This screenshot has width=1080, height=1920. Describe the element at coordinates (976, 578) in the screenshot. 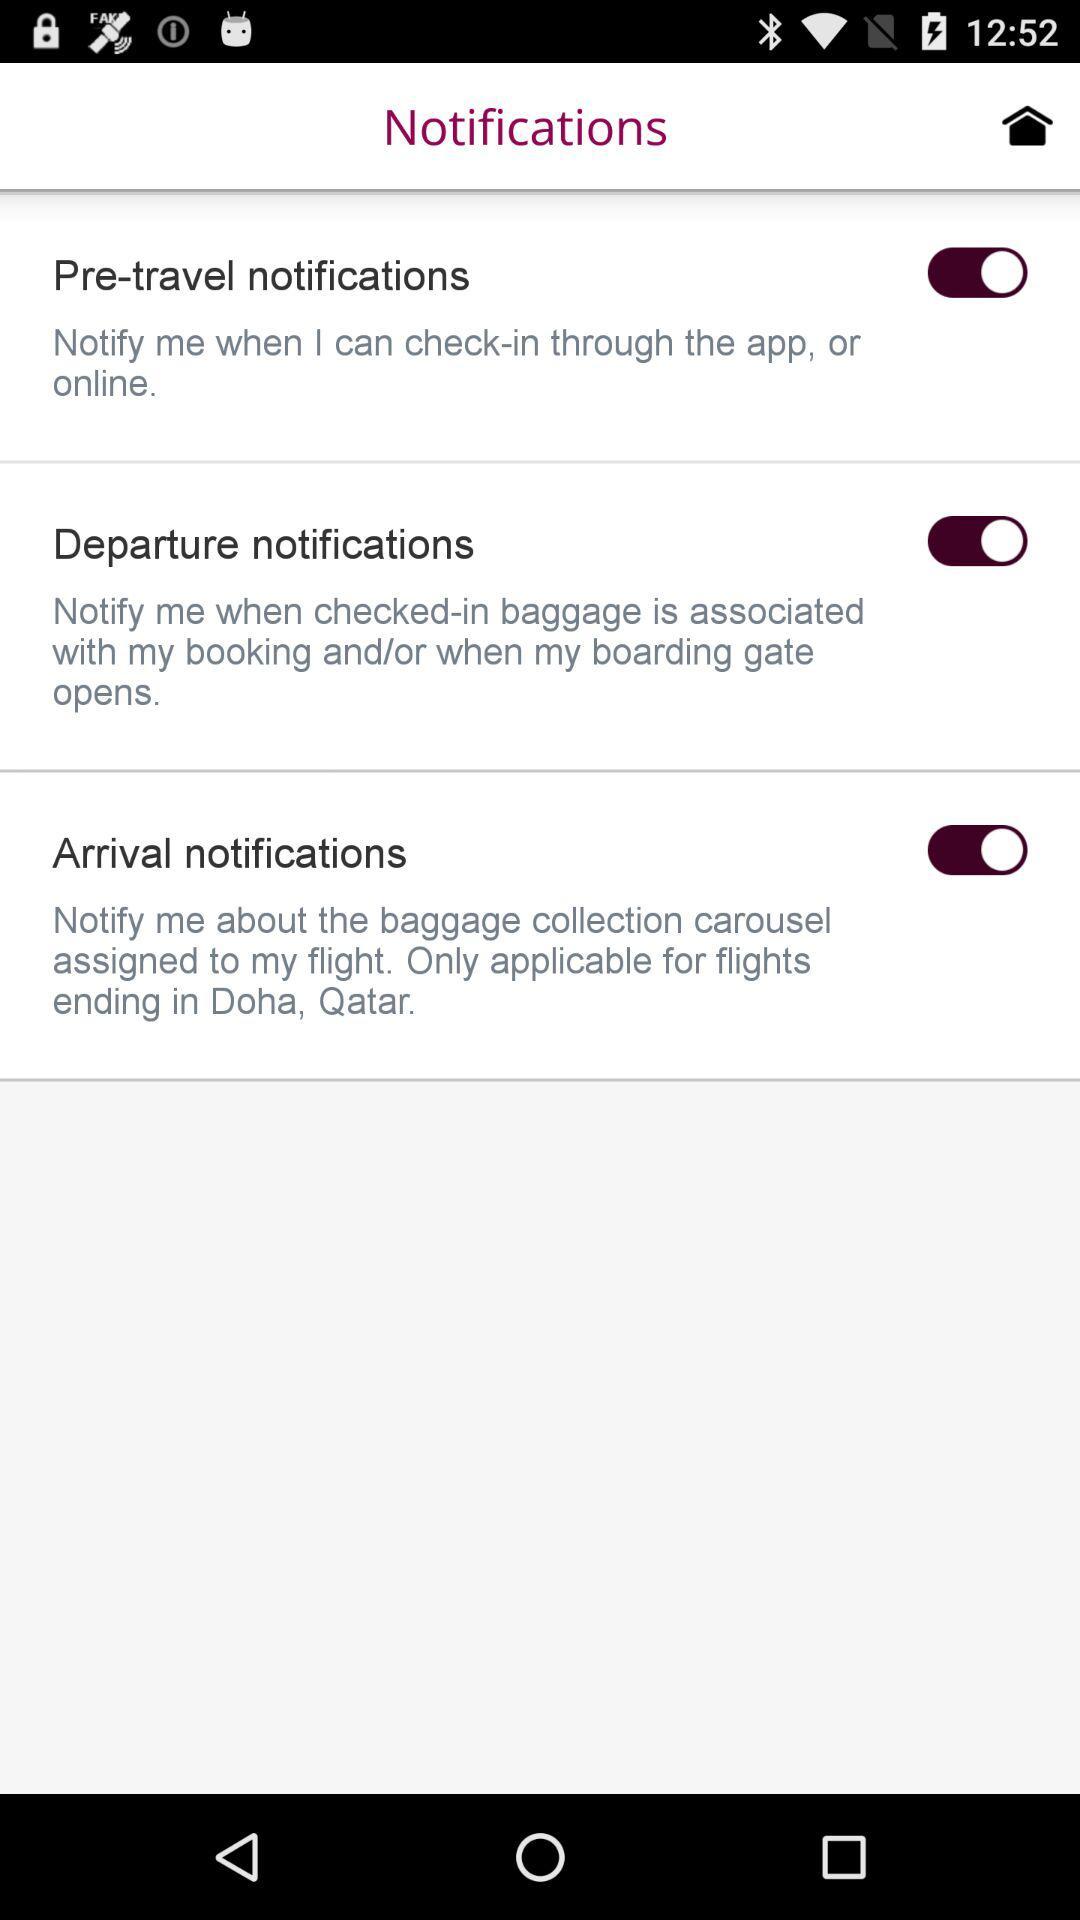

I see `the avatar icon` at that location.